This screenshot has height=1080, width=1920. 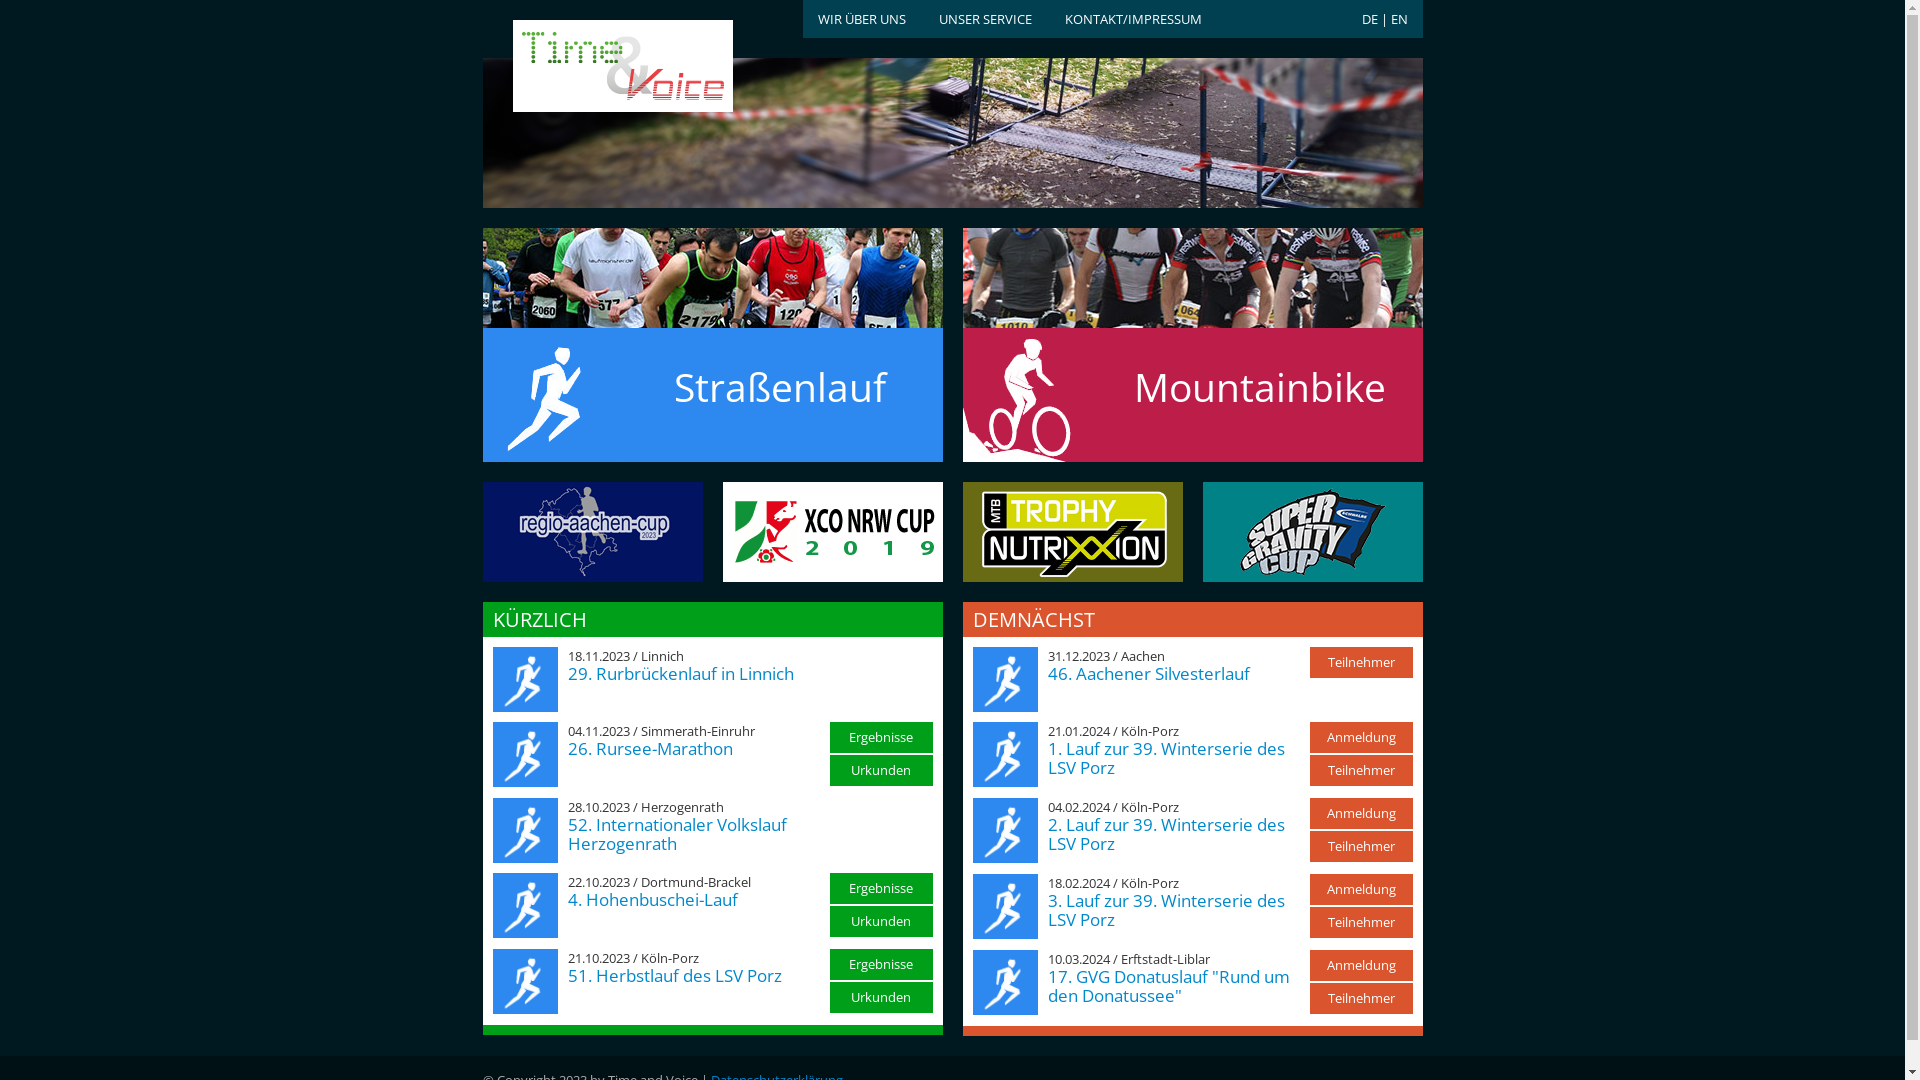 What do you see at coordinates (675, 974) in the screenshot?
I see `'51. Herbstlauf des LSV Porz'` at bounding box center [675, 974].